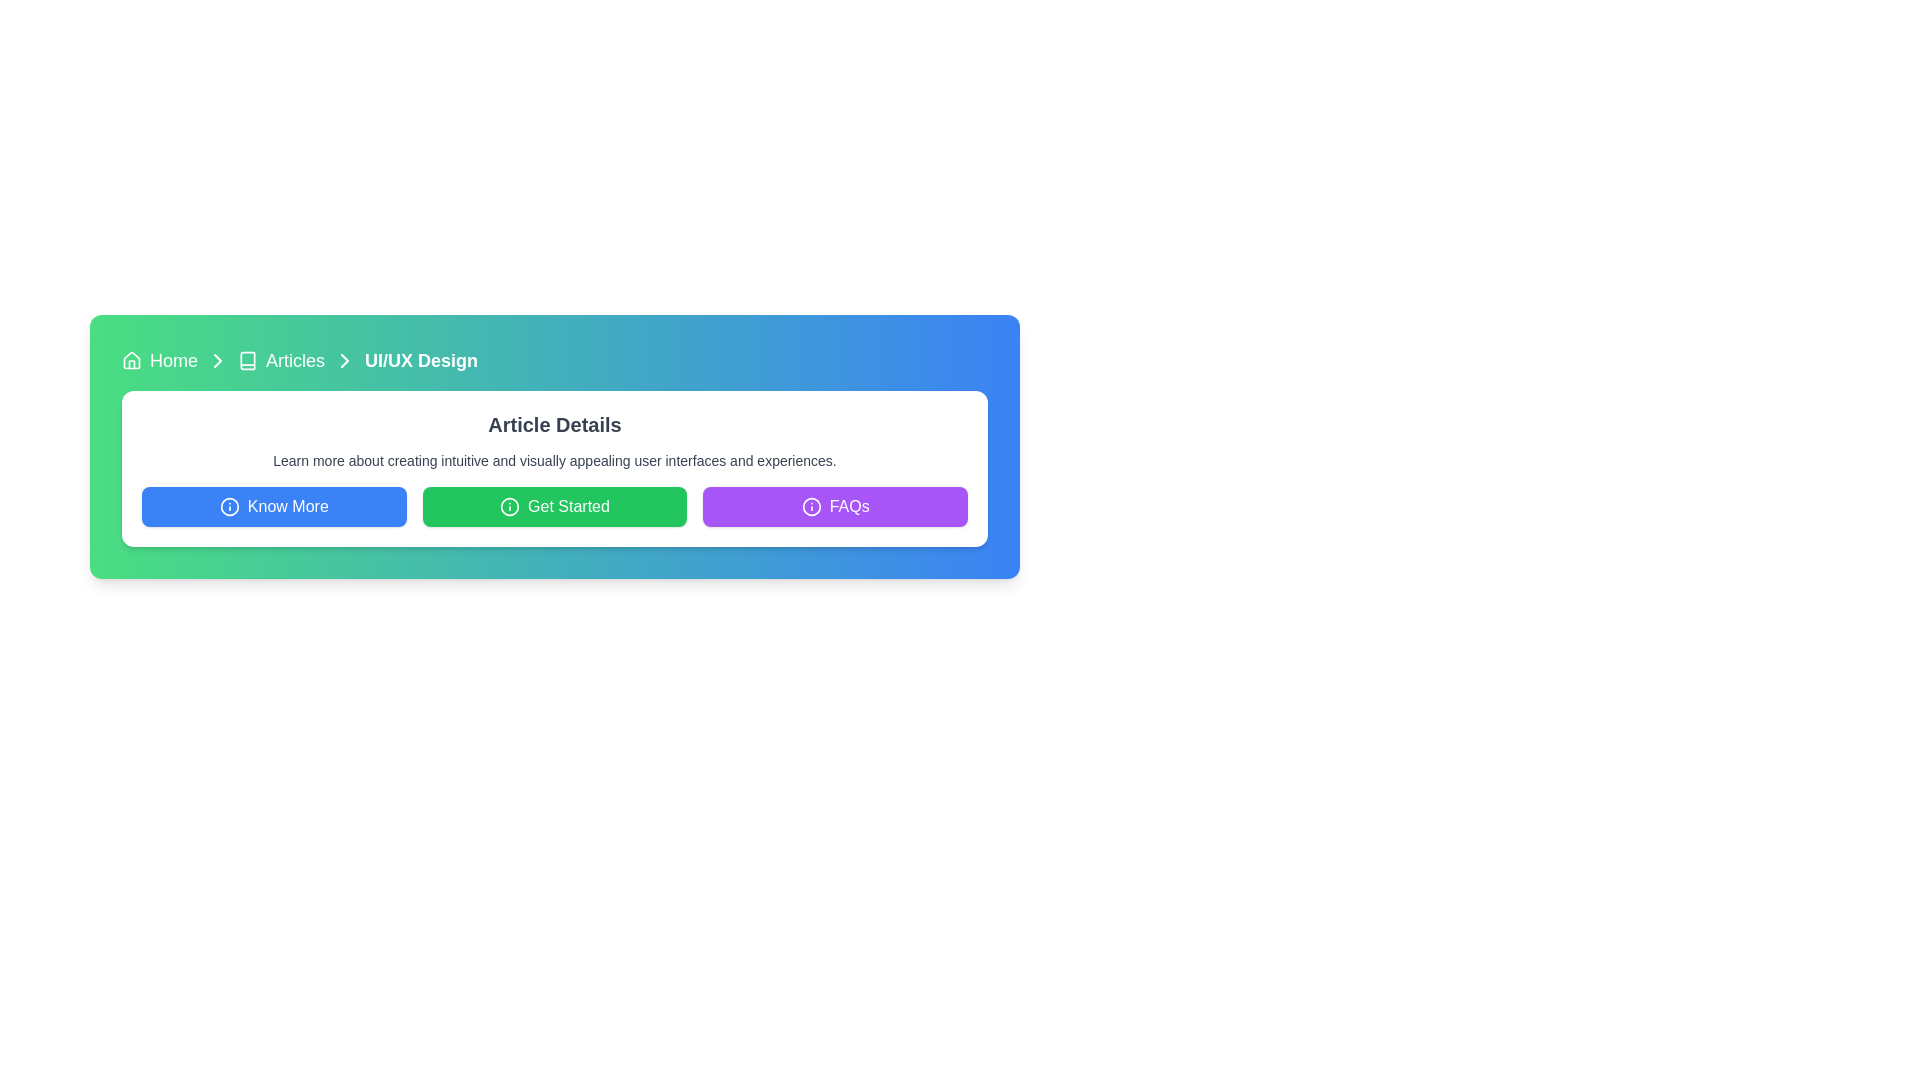 This screenshot has height=1080, width=1920. Describe the element at coordinates (218, 361) in the screenshot. I see `the breadcrumb separator icon located between the 'Home' and 'Articles' links in the navigation bar to indicate hierarchy` at that location.